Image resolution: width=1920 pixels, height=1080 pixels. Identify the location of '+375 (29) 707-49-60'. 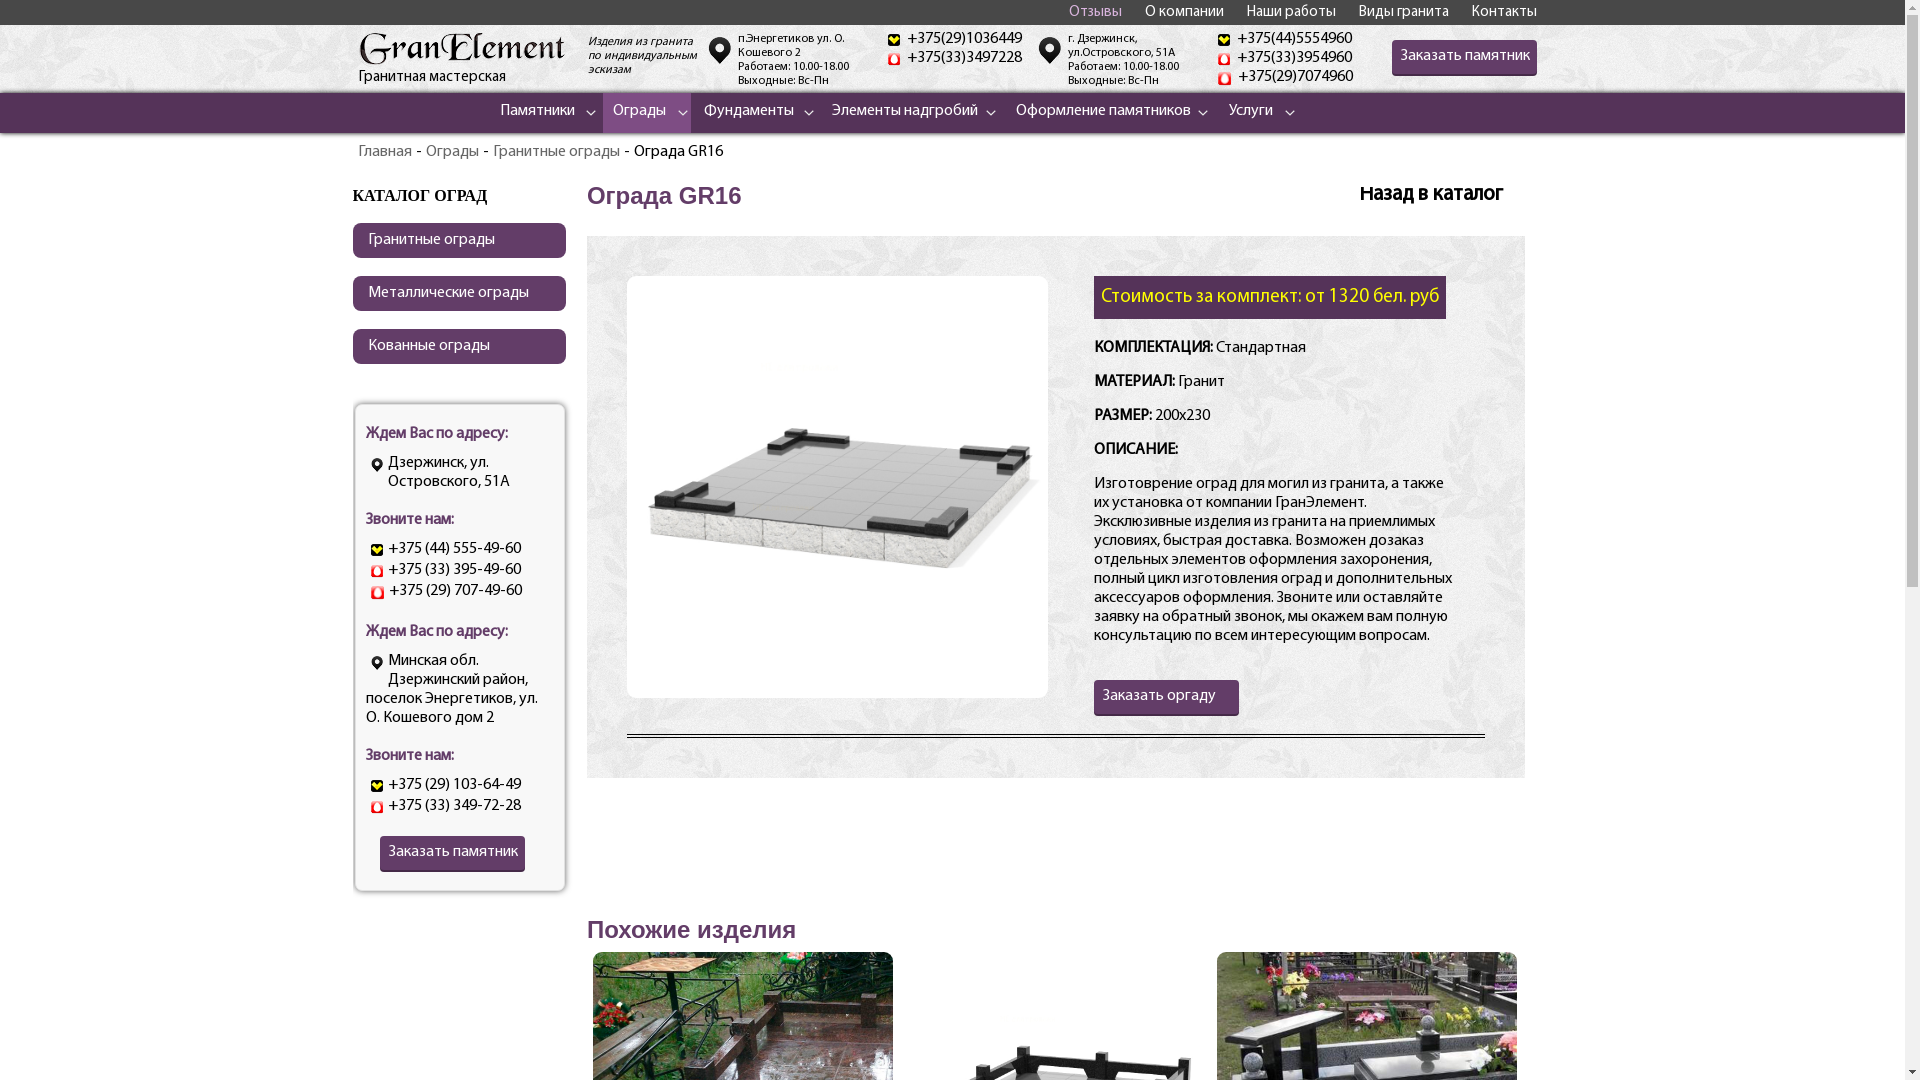
(453, 589).